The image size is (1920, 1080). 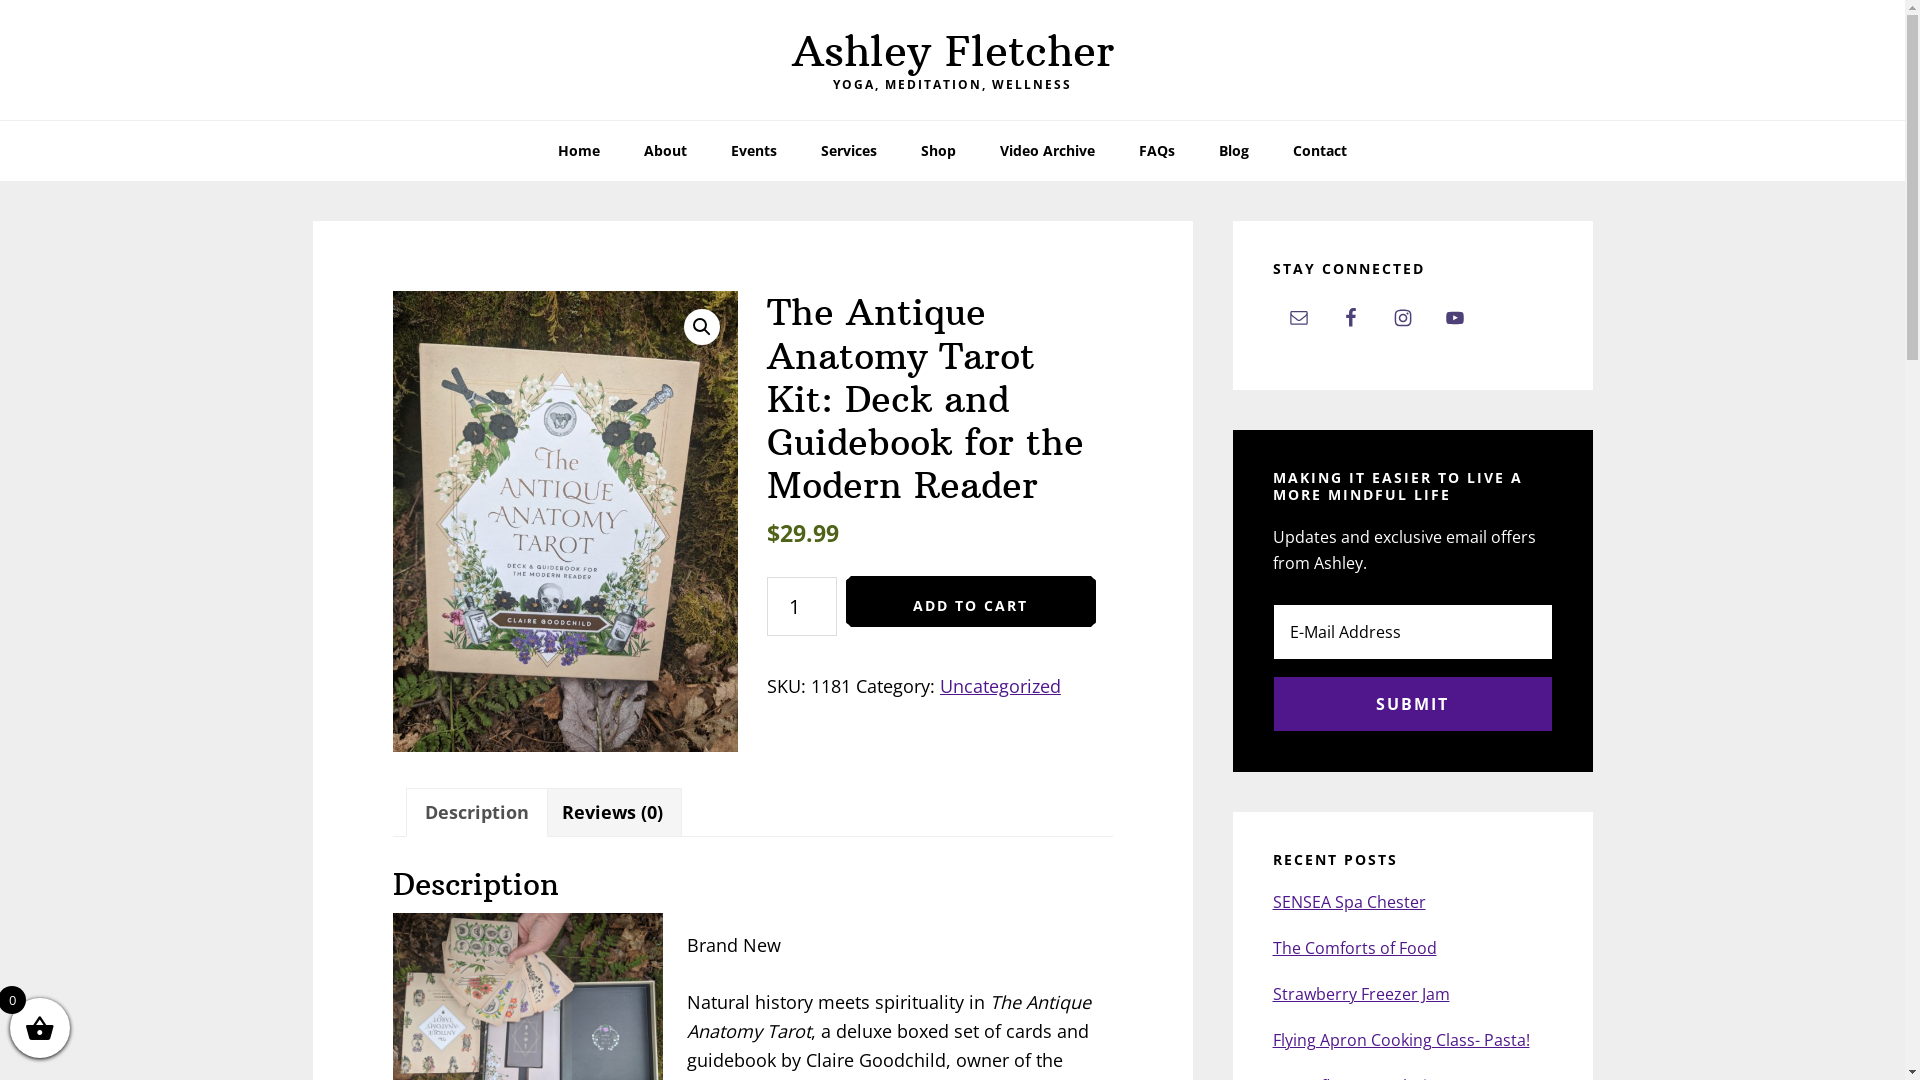 What do you see at coordinates (1360, 994) in the screenshot?
I see `'Strawberry Freezer Jam'` at bounding box center [1360, 994].